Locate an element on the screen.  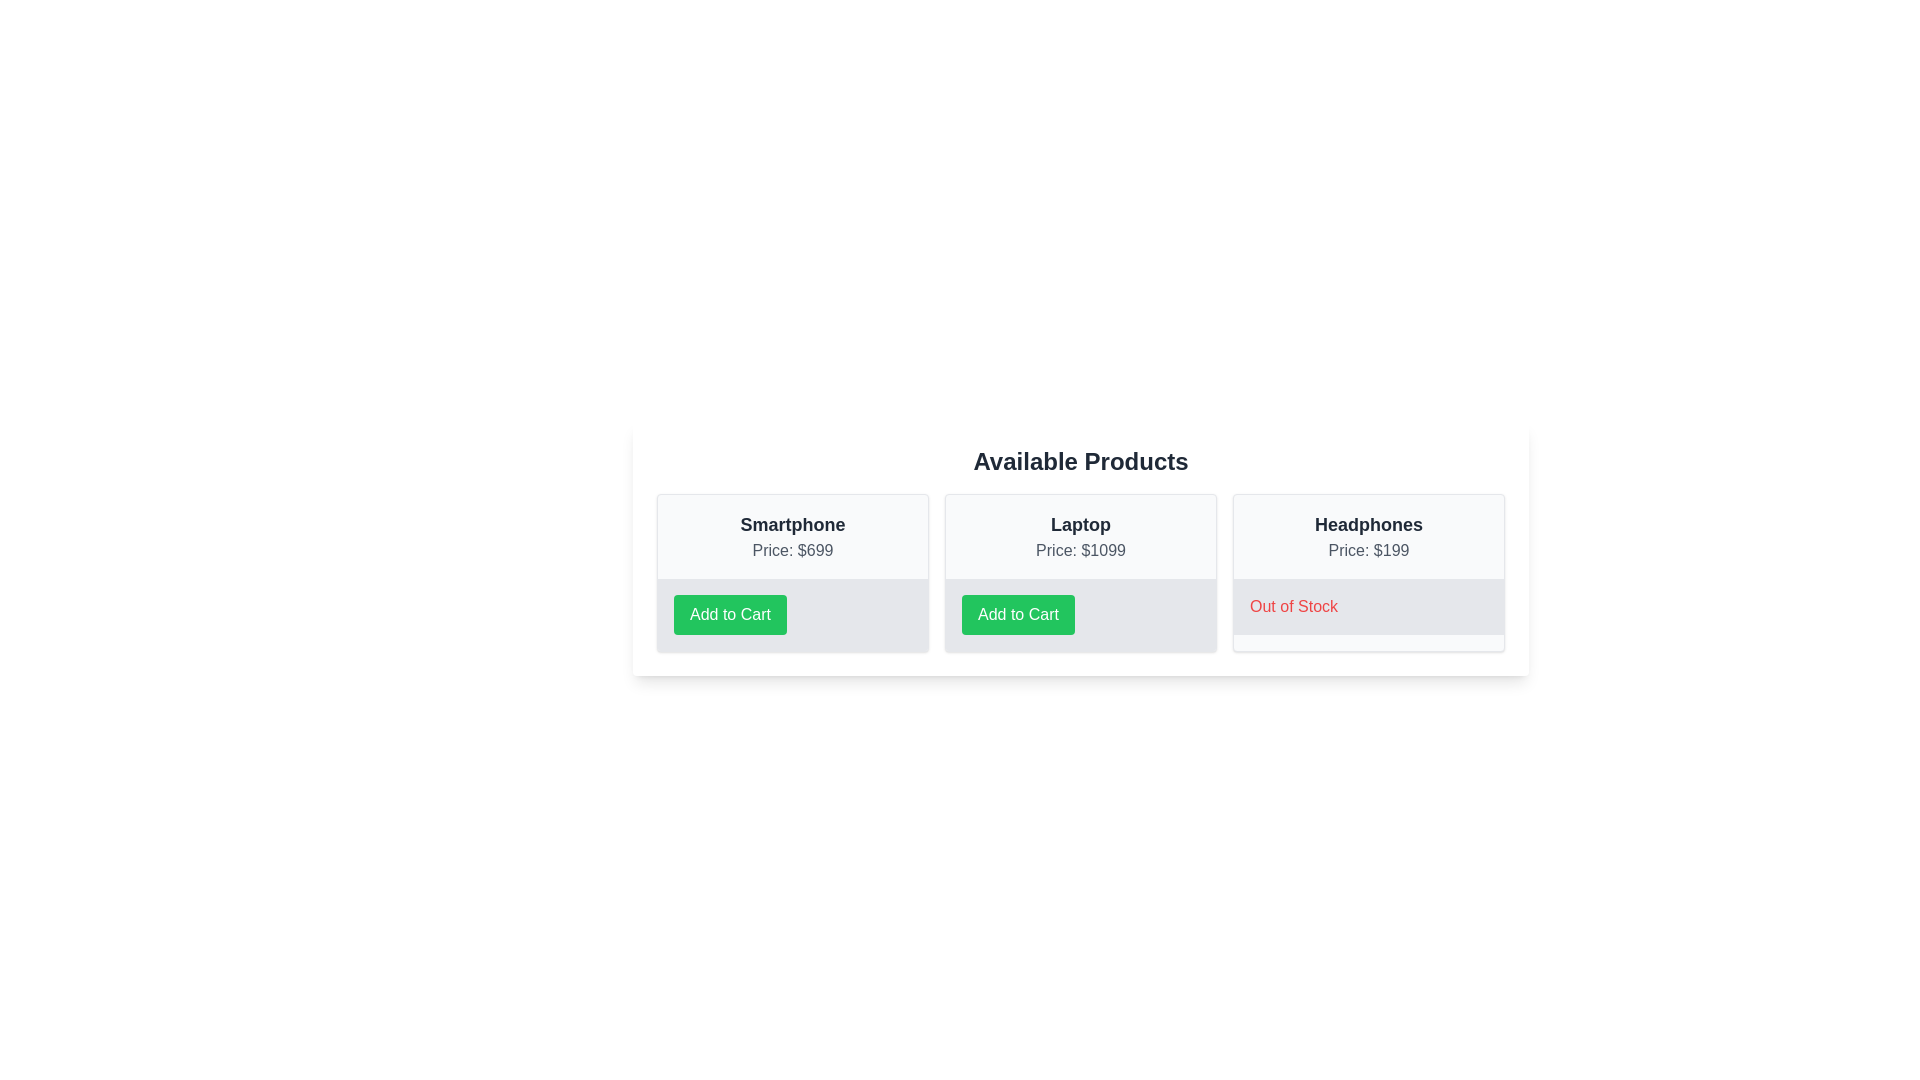
the Information card displaying 'Headphones' with a light gray background, which contains the subtitle 'Price: $199' and the label 'Out of Stock' in bold red text is located at coordinates (1367, 573).